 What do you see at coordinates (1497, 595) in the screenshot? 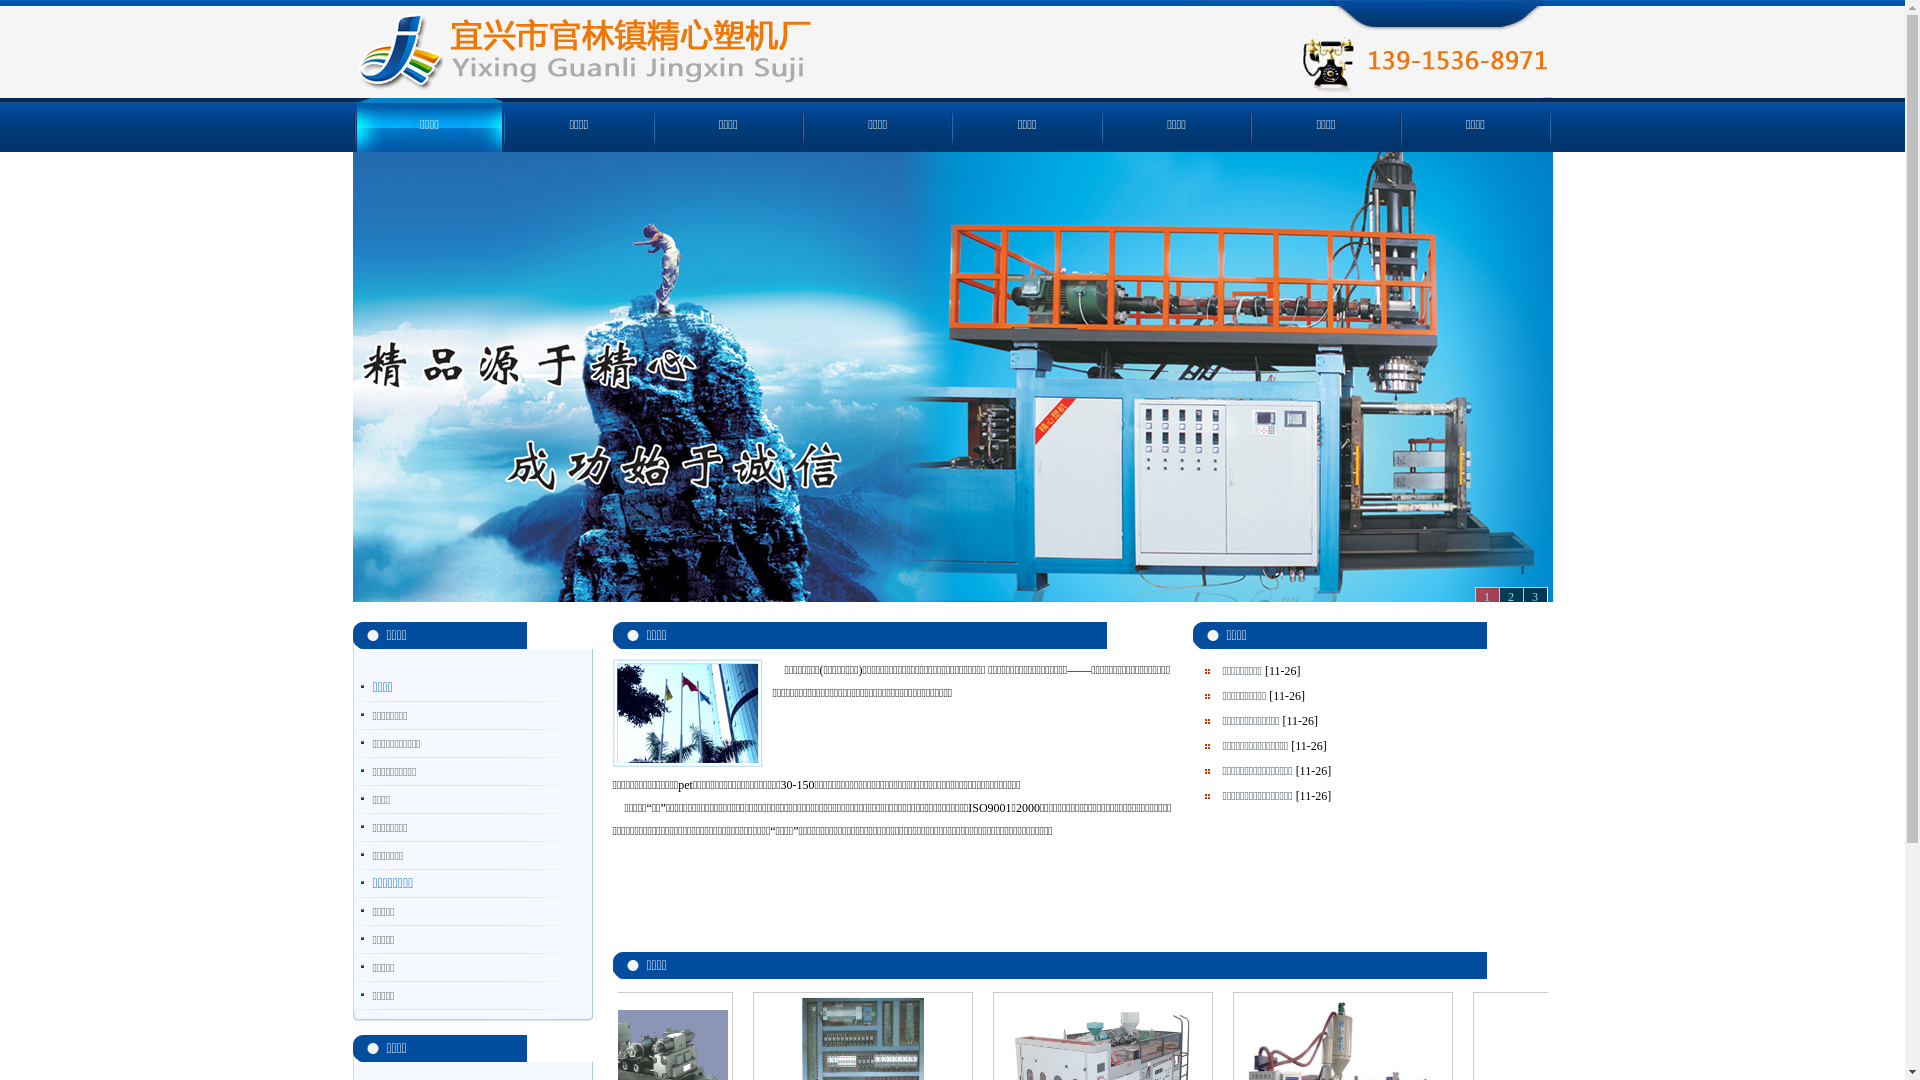
I see `'2'` at bounding box center [1497, 595].